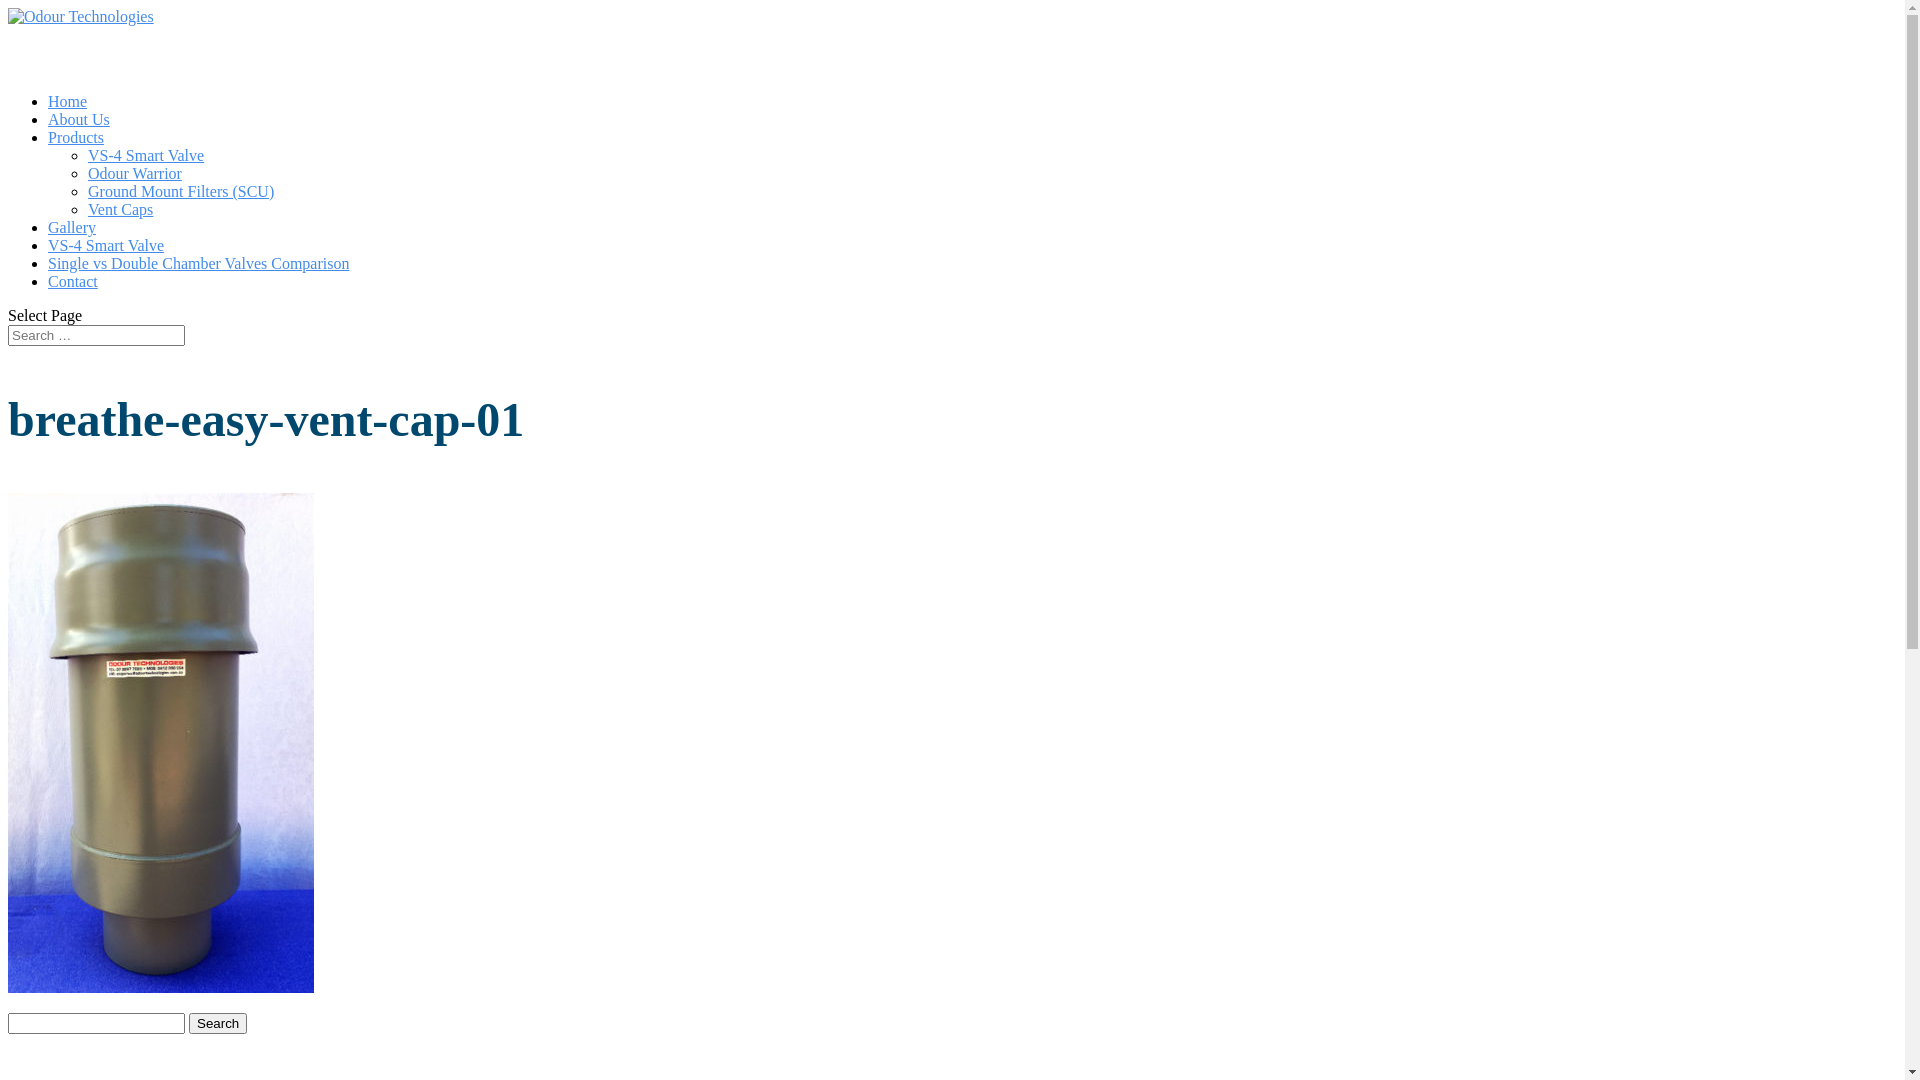 The height and width of the screenshot is (1080, 1920). What do you see at coordinates (217, 1023) in the screenshot?
I see `'Search'` at bounding box center [217, 1023].